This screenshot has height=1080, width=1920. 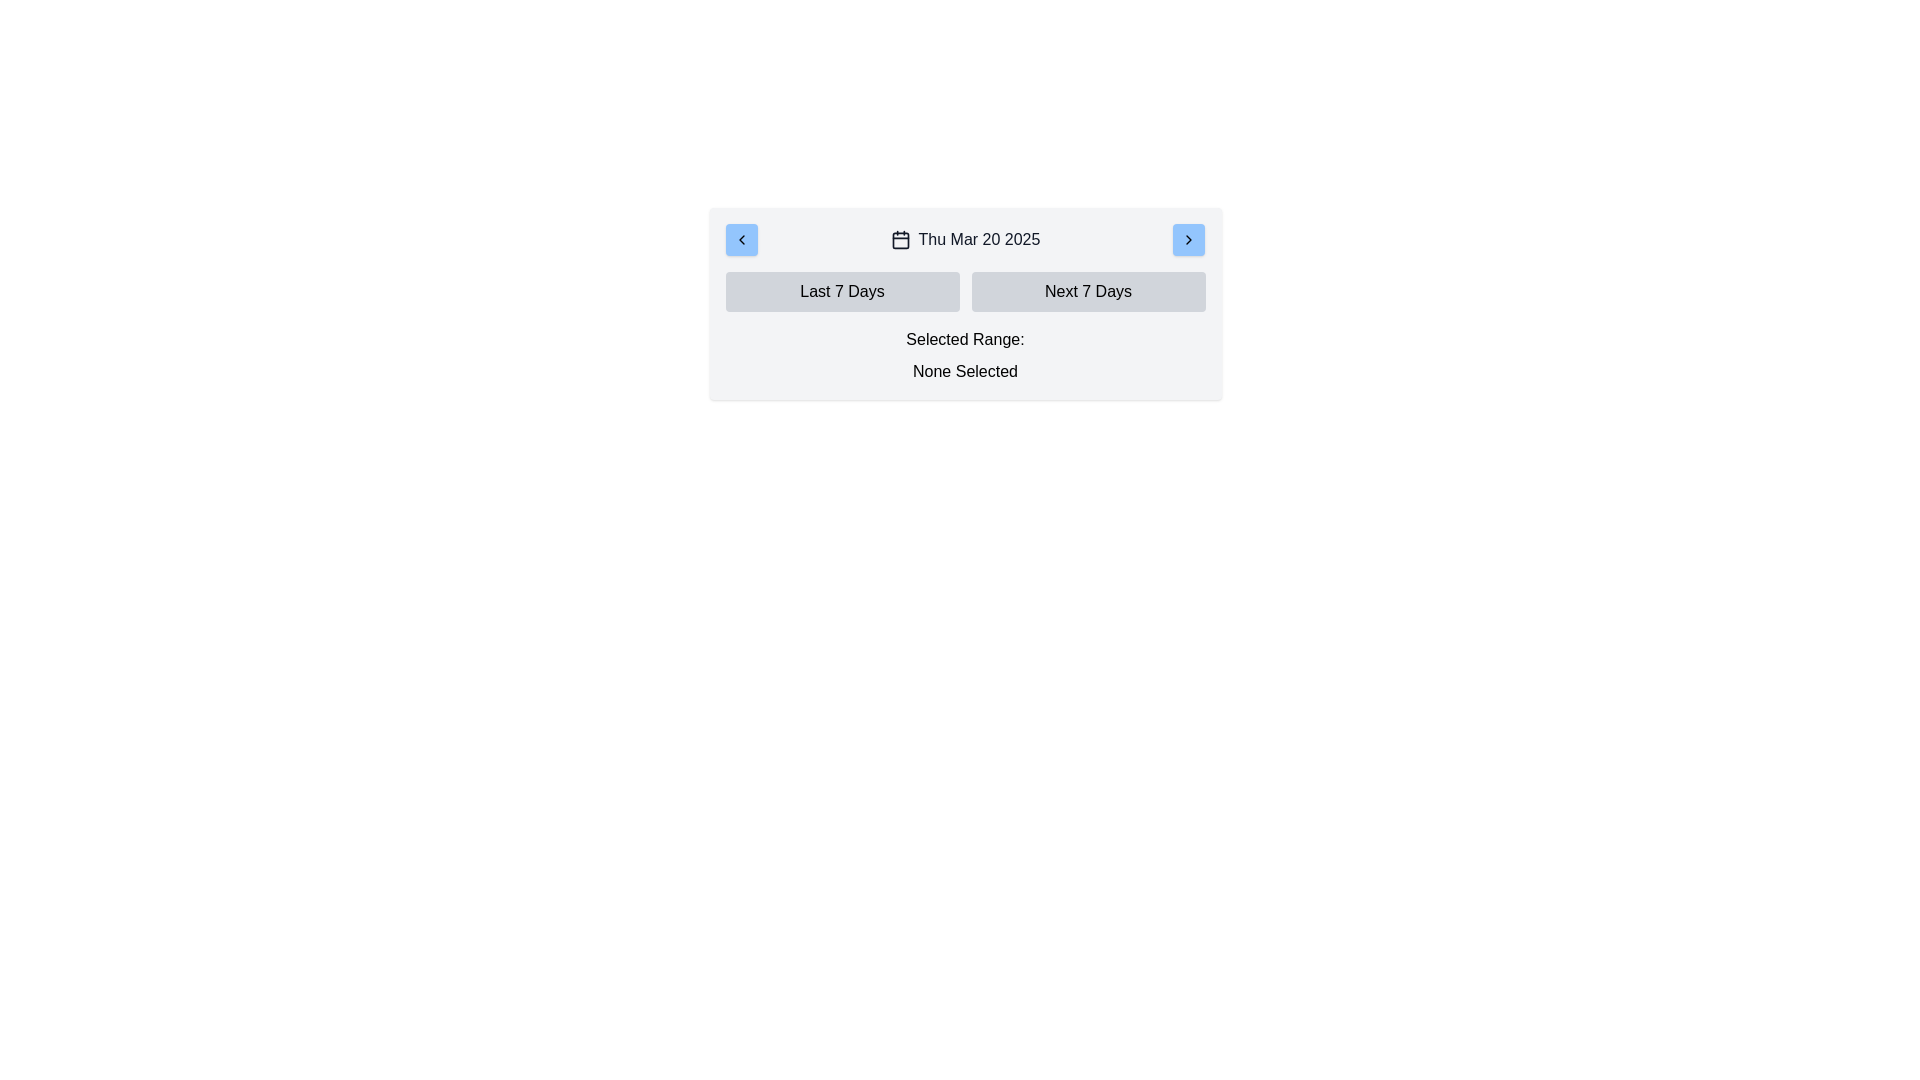 I want to click on the central rectangle of the calendar icon, which serves as the body and background for the date details, so click(x=899, y=239).